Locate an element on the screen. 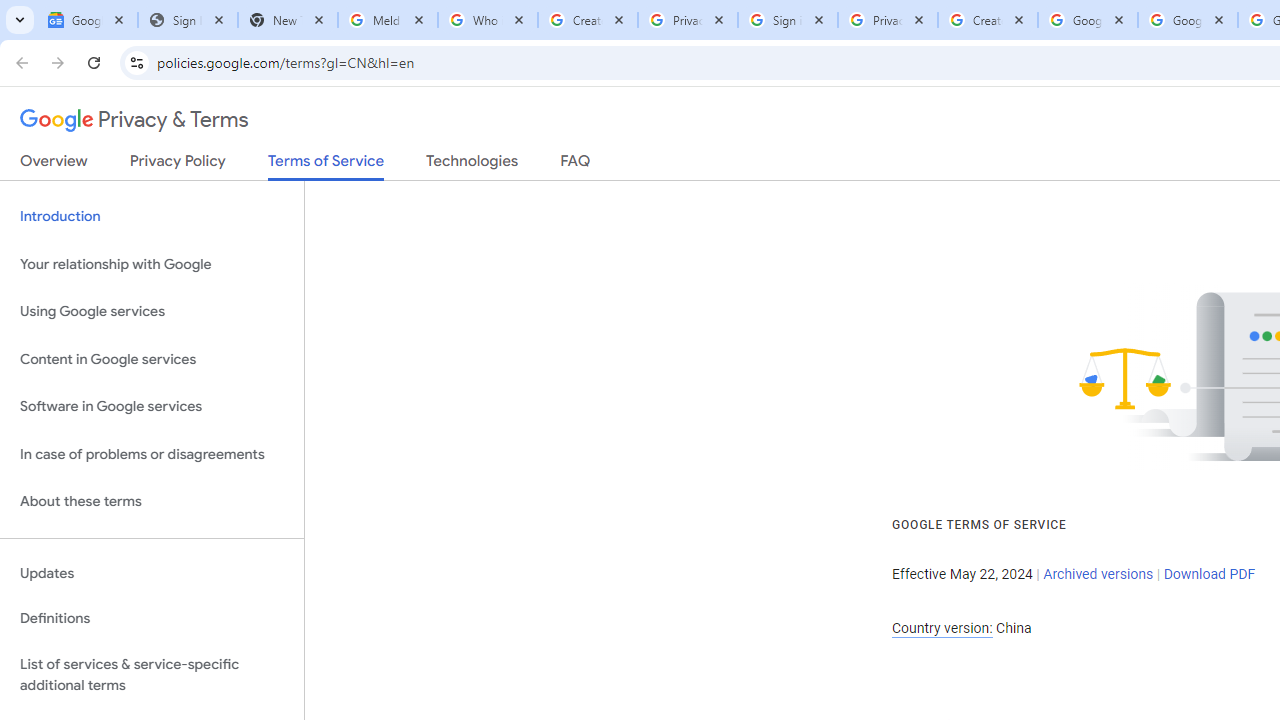 This screenshot has width=1280, height=720. 'Who is my administrator? - Google Account Help' is located at coordinates (487, 20).